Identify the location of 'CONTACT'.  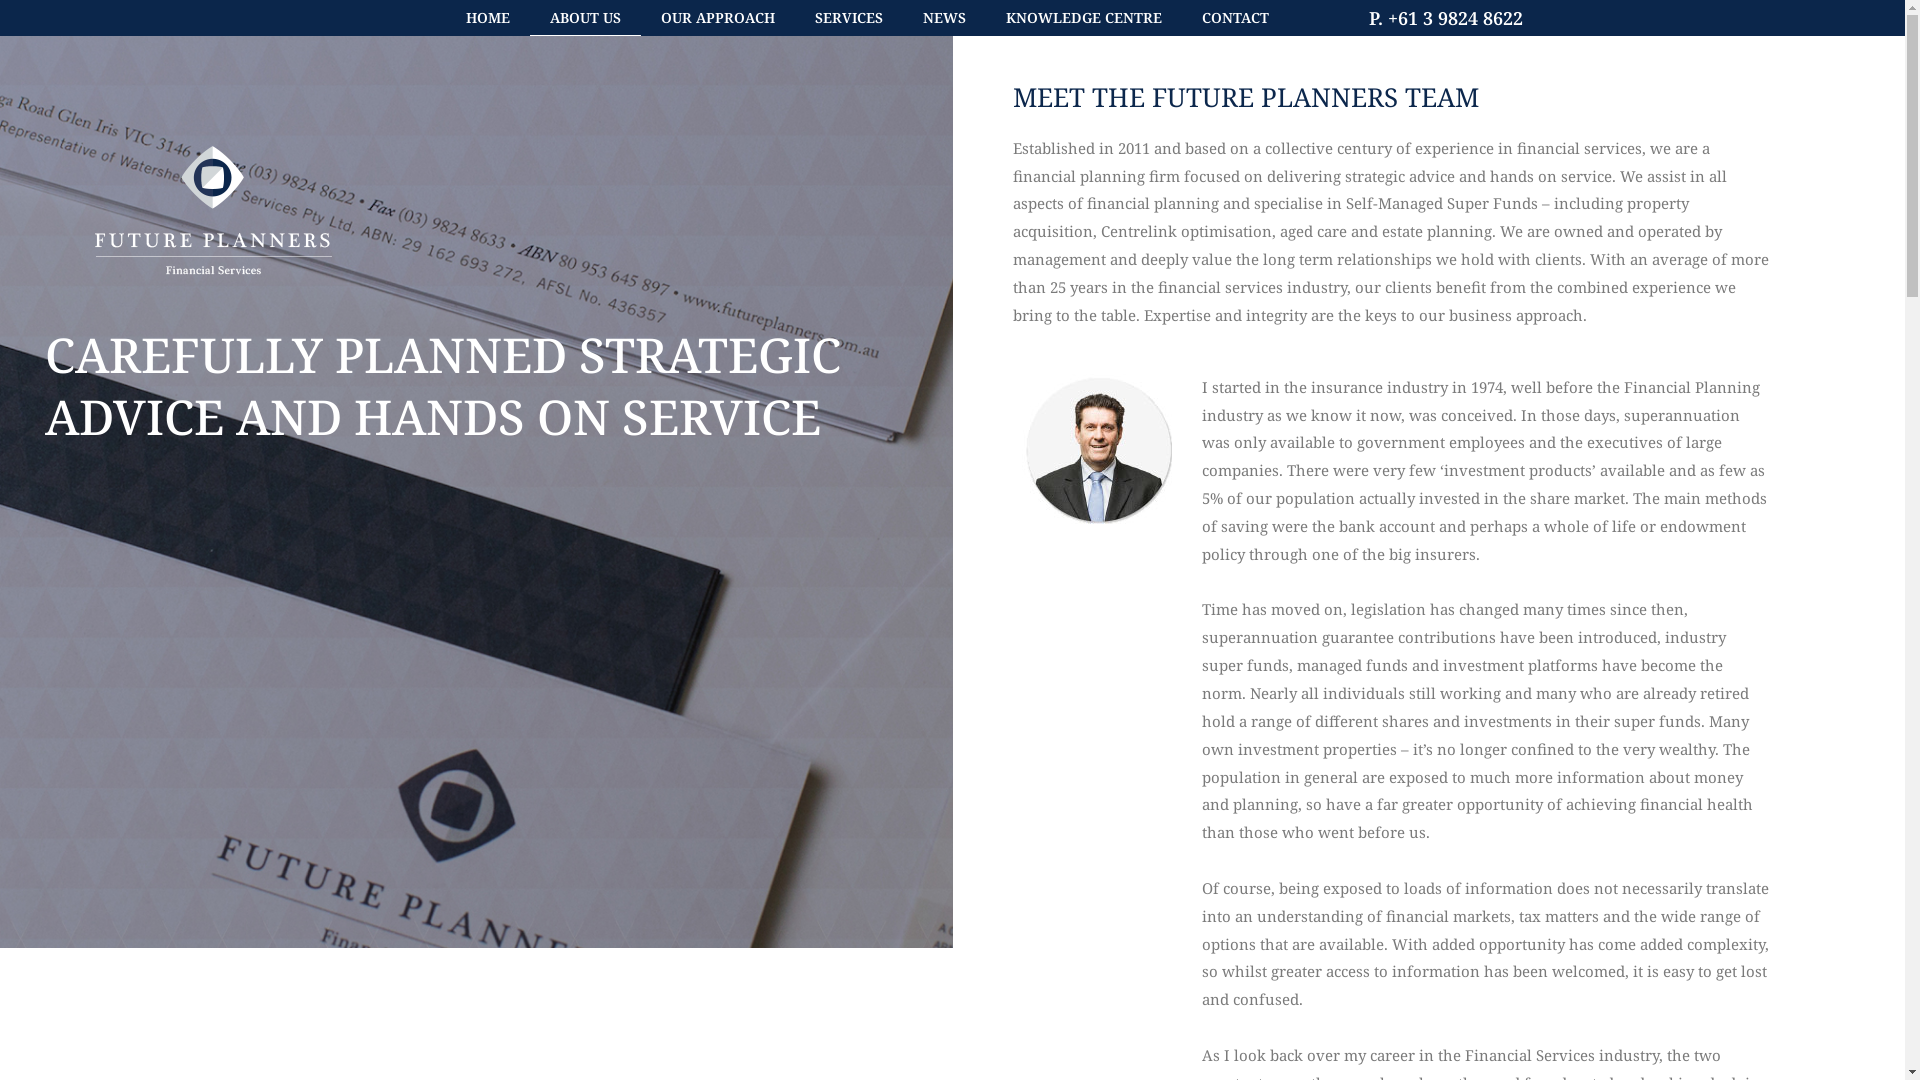
(1234, 18).